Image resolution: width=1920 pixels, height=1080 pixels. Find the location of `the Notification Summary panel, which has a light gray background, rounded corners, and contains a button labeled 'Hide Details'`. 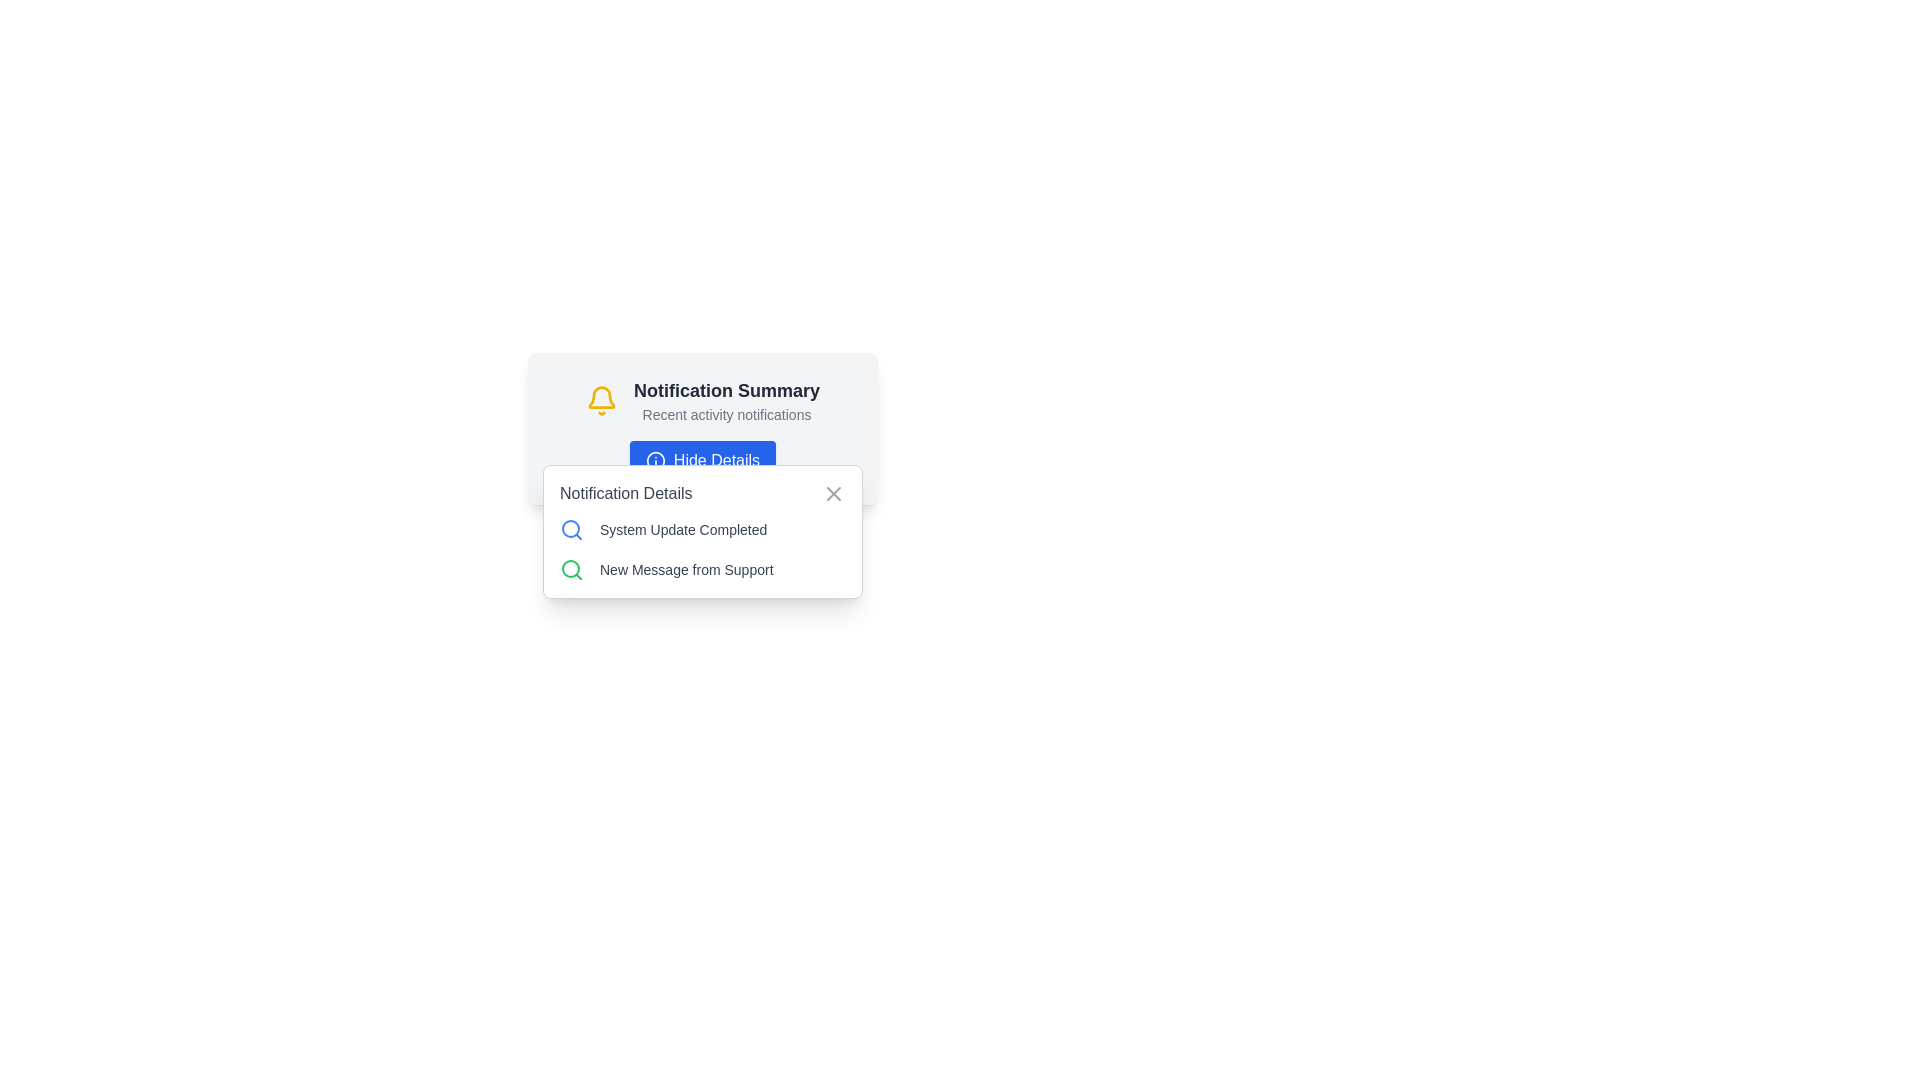

the Notification Summary panel, which has a light gray background, rounded corners, and contains a button labeled 'Hide Details' is located at coordinates (702, 427).